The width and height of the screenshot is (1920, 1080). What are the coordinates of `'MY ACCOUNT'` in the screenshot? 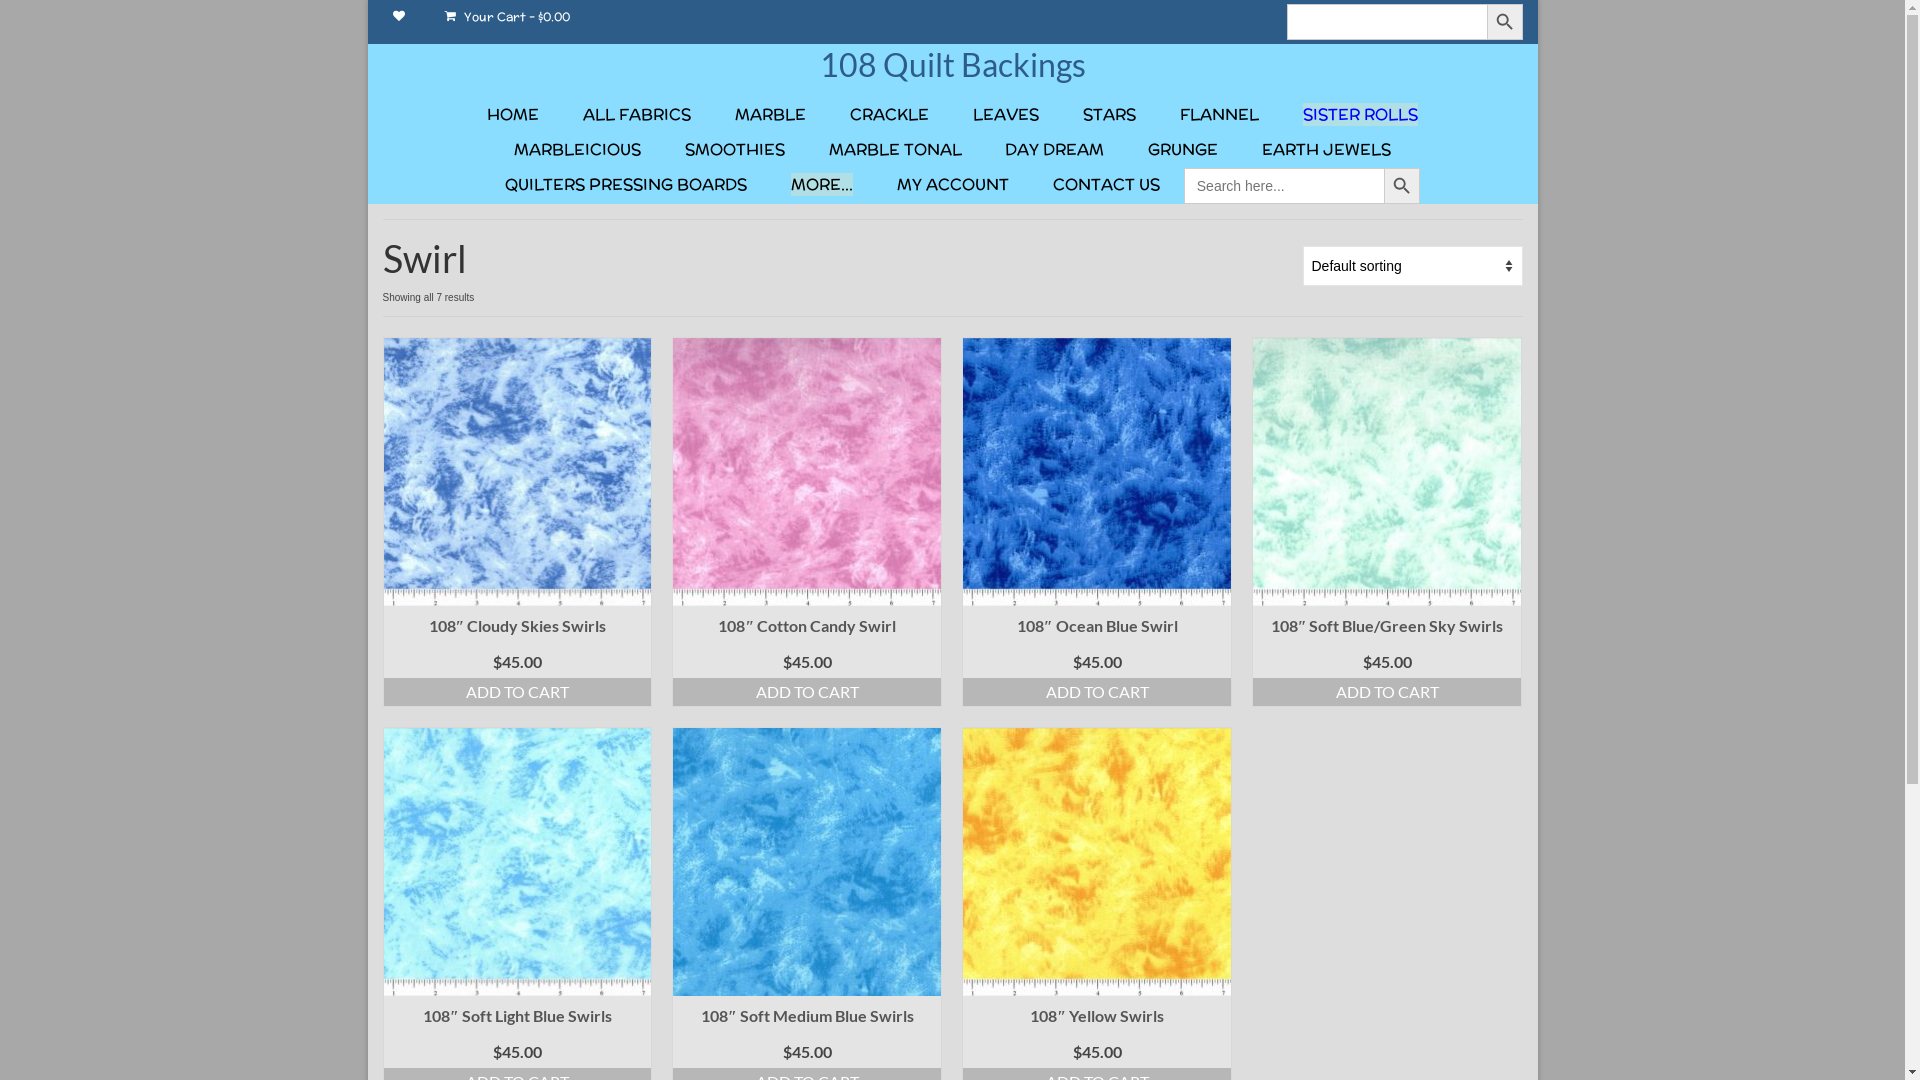 It's located at (952, 184).